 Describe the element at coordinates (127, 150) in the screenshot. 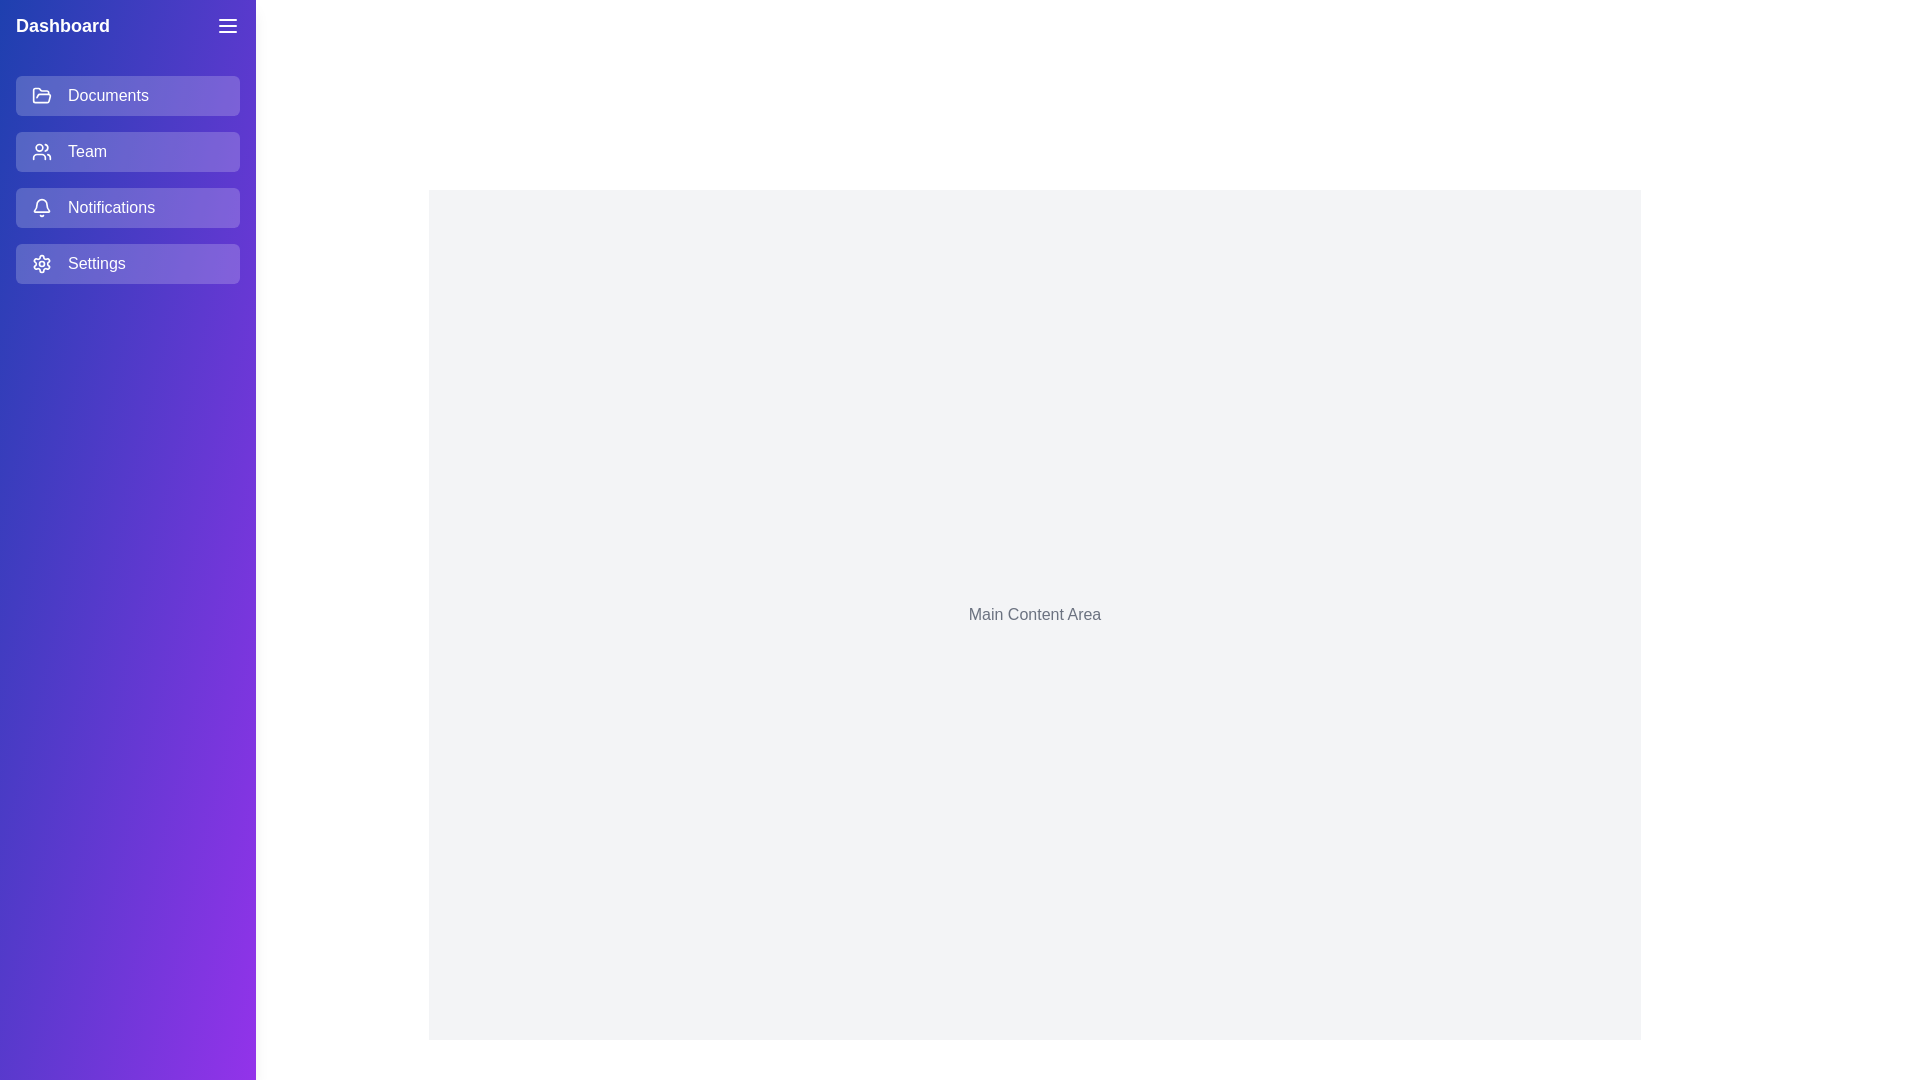

I see `the menu item Team to observe hover effects` at that location.